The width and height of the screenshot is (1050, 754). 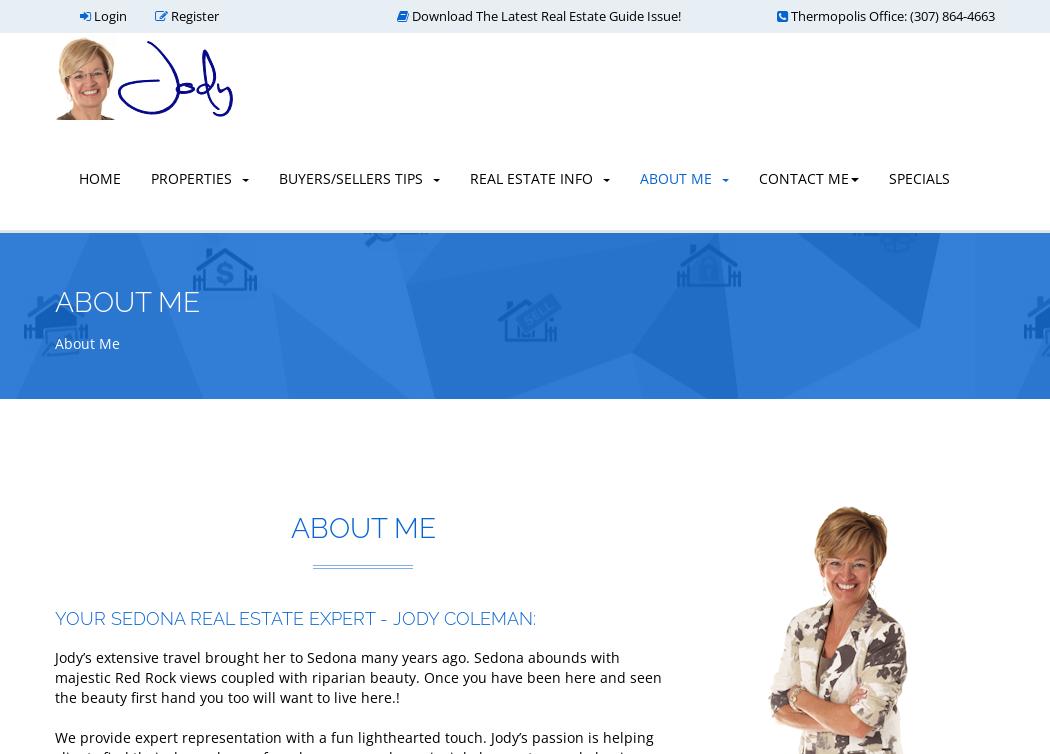 What do you see at coordinates (294, 616) in the screenshot?
I see `'YOUR SEDONA REAL ESTATE EXPERT - JODY COLEMAN:'` at bounding box center [294, 616].